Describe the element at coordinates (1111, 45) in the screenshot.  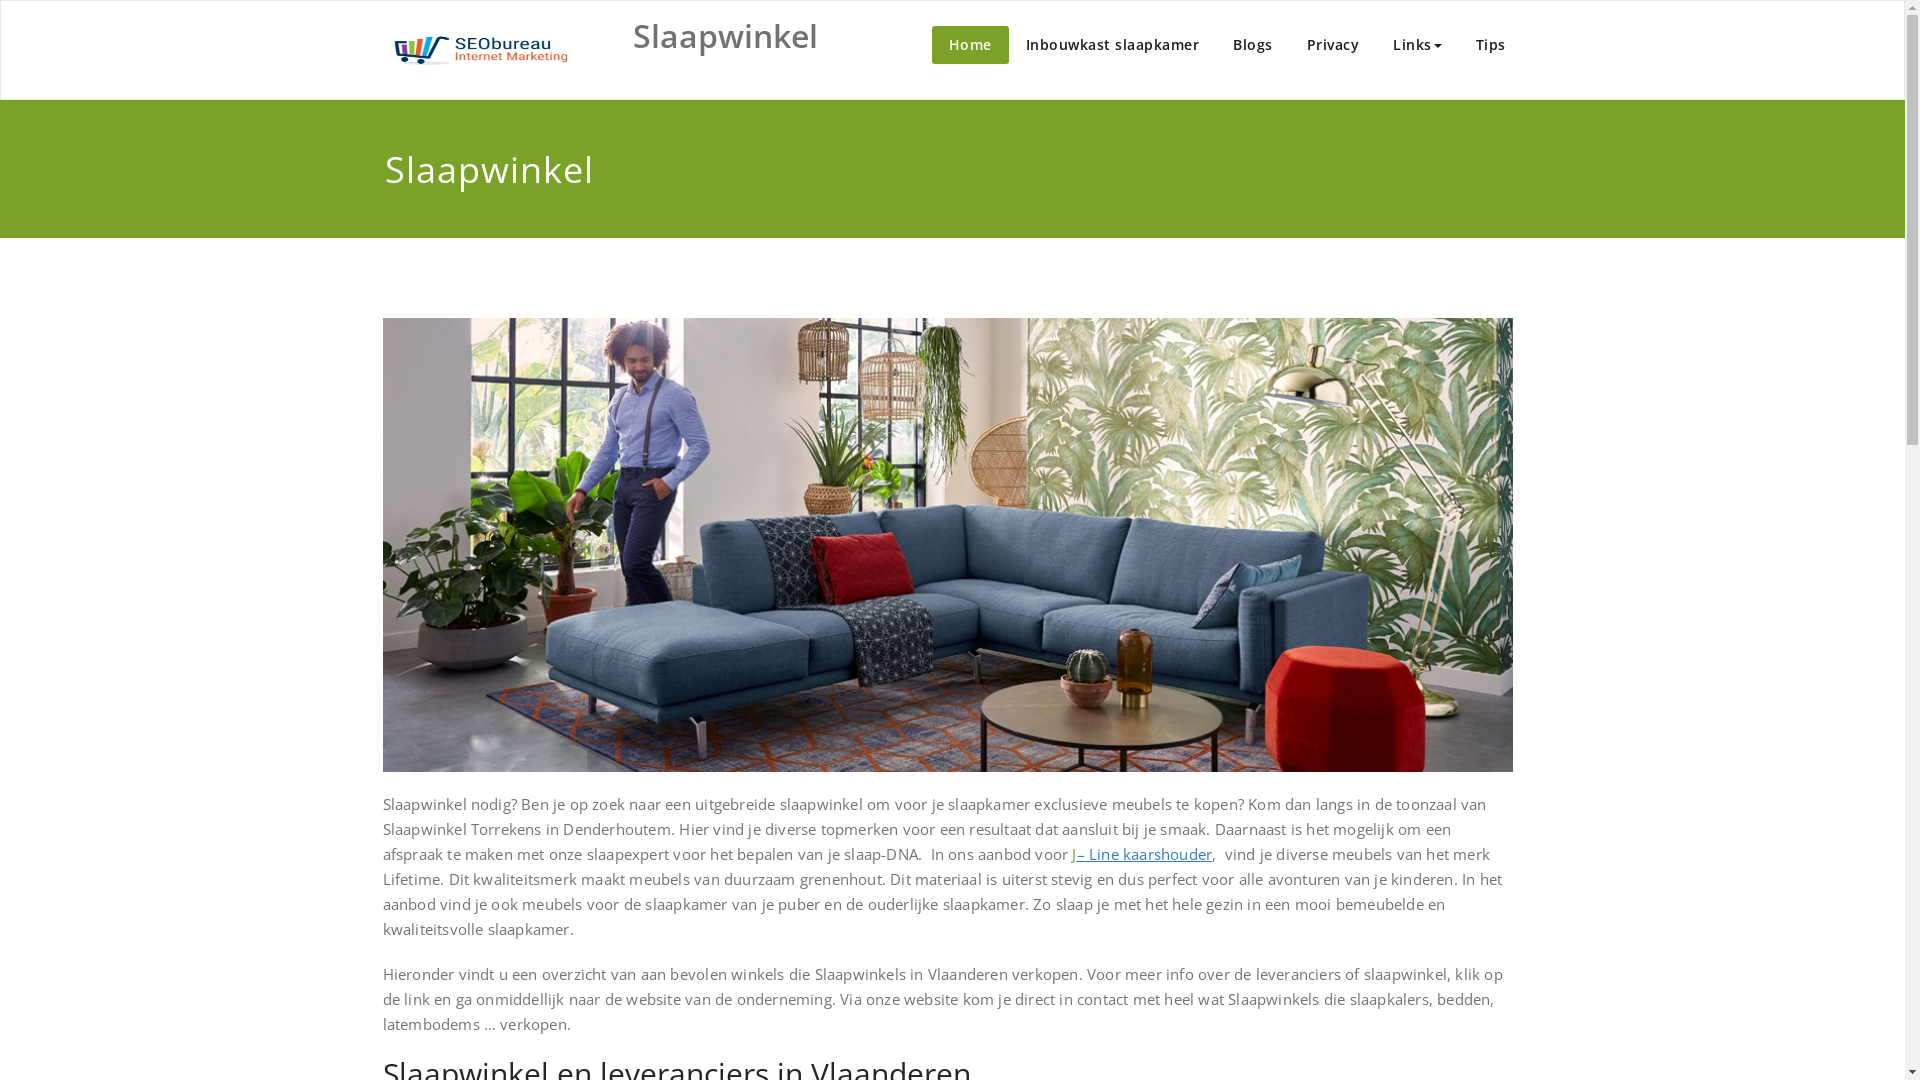
I see `'Inbouwkast slaapkamer'` at that location.